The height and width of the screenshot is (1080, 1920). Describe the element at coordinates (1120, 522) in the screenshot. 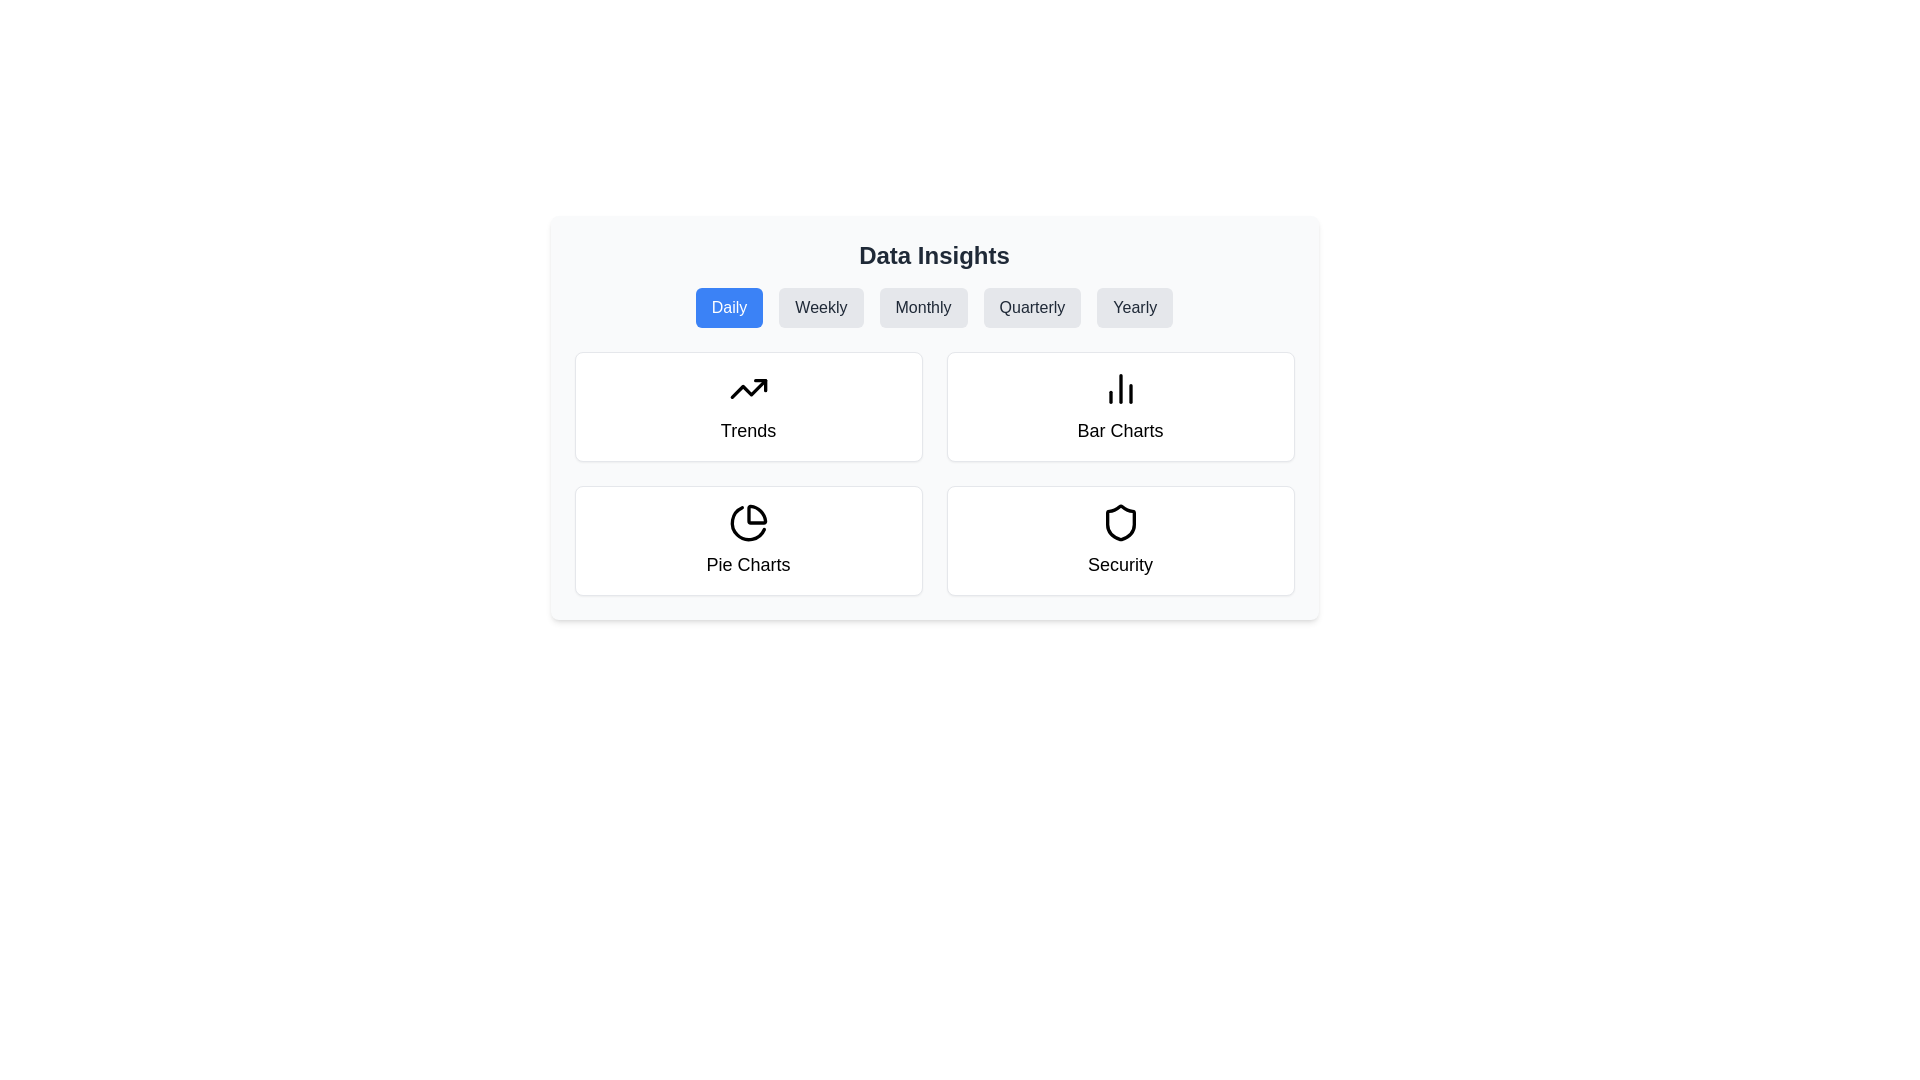

I see `the inner curve of the shield icon located in the 'Security' grid cell beneath the 'Data Insights' heading` at that location.